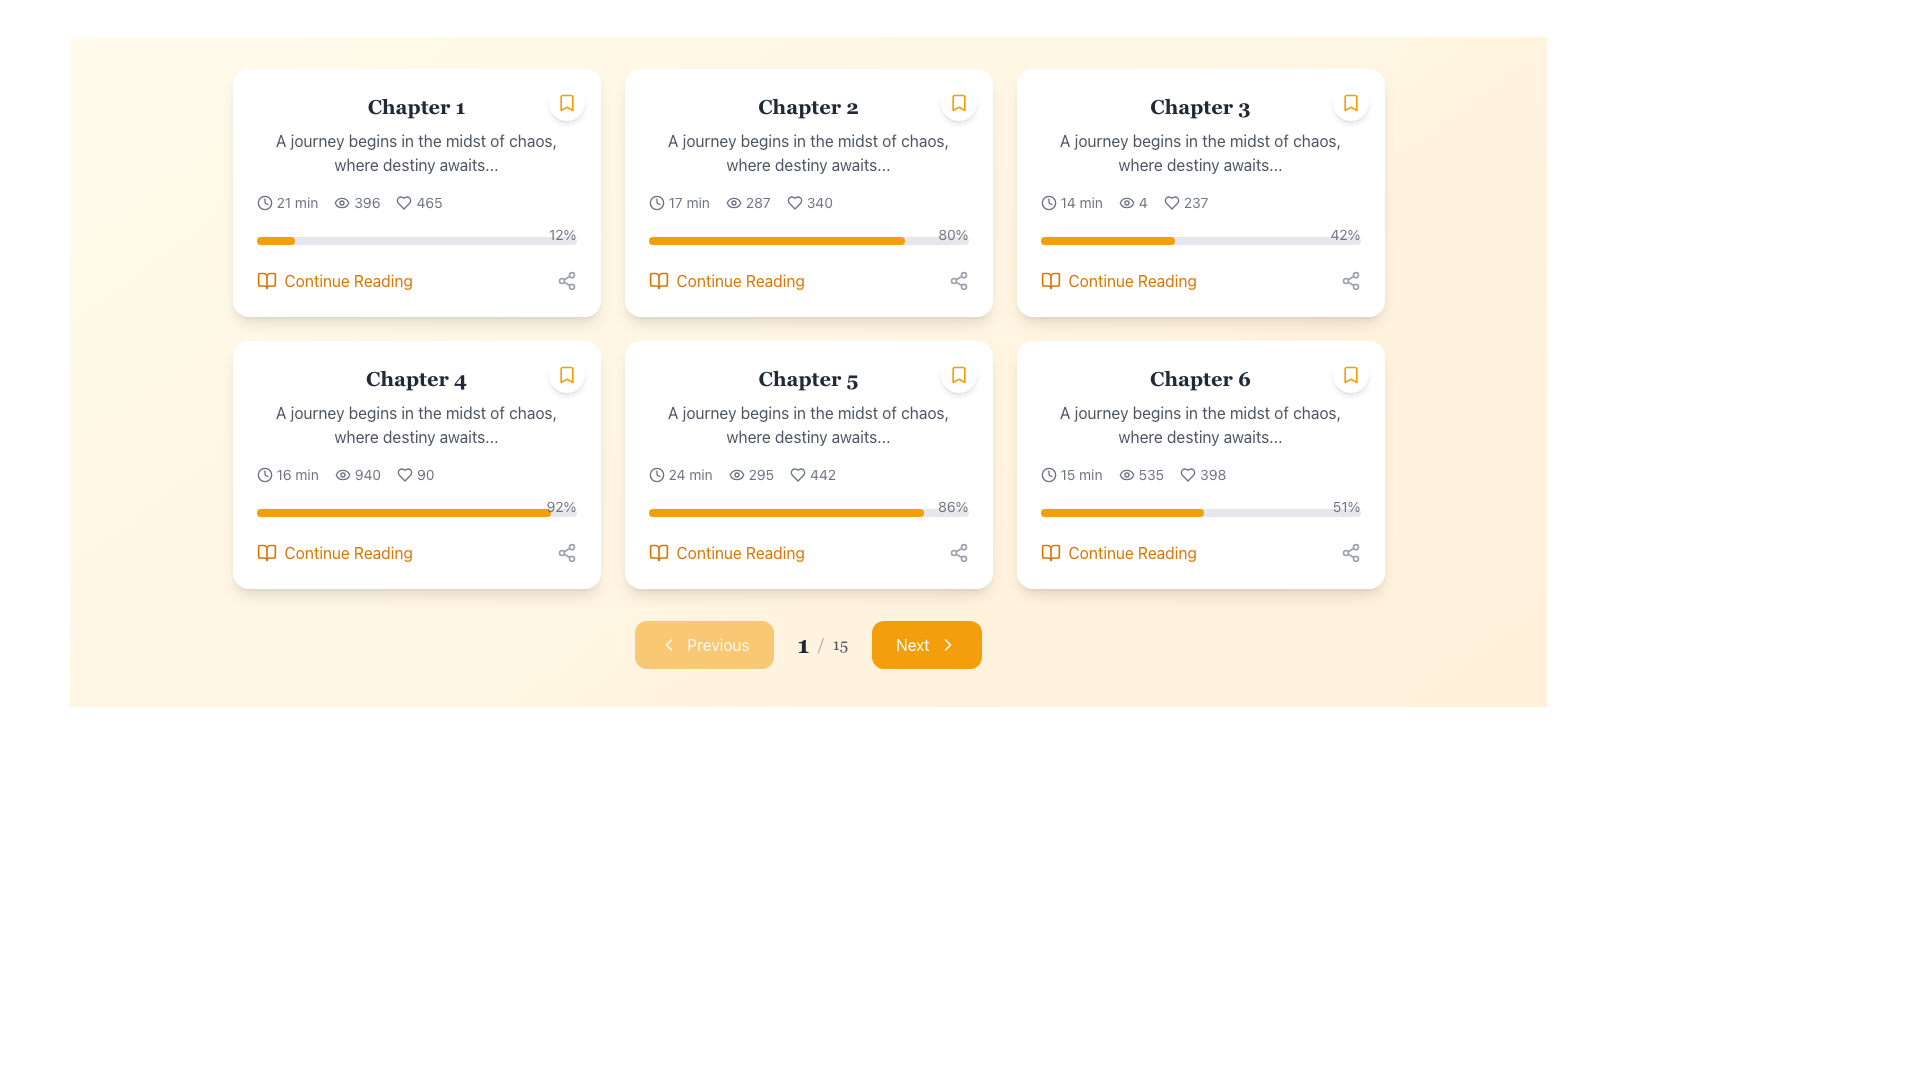 The width and height of the screenshot is (1920, 1080). What do you see at coordinates (732, 203) in the screenshot?
I see `the eye icon in the Chapter 2 card, located in the second column of the first row, which signifies visibility and is positioned left of the text '287'` at bounding box center [732, 203].